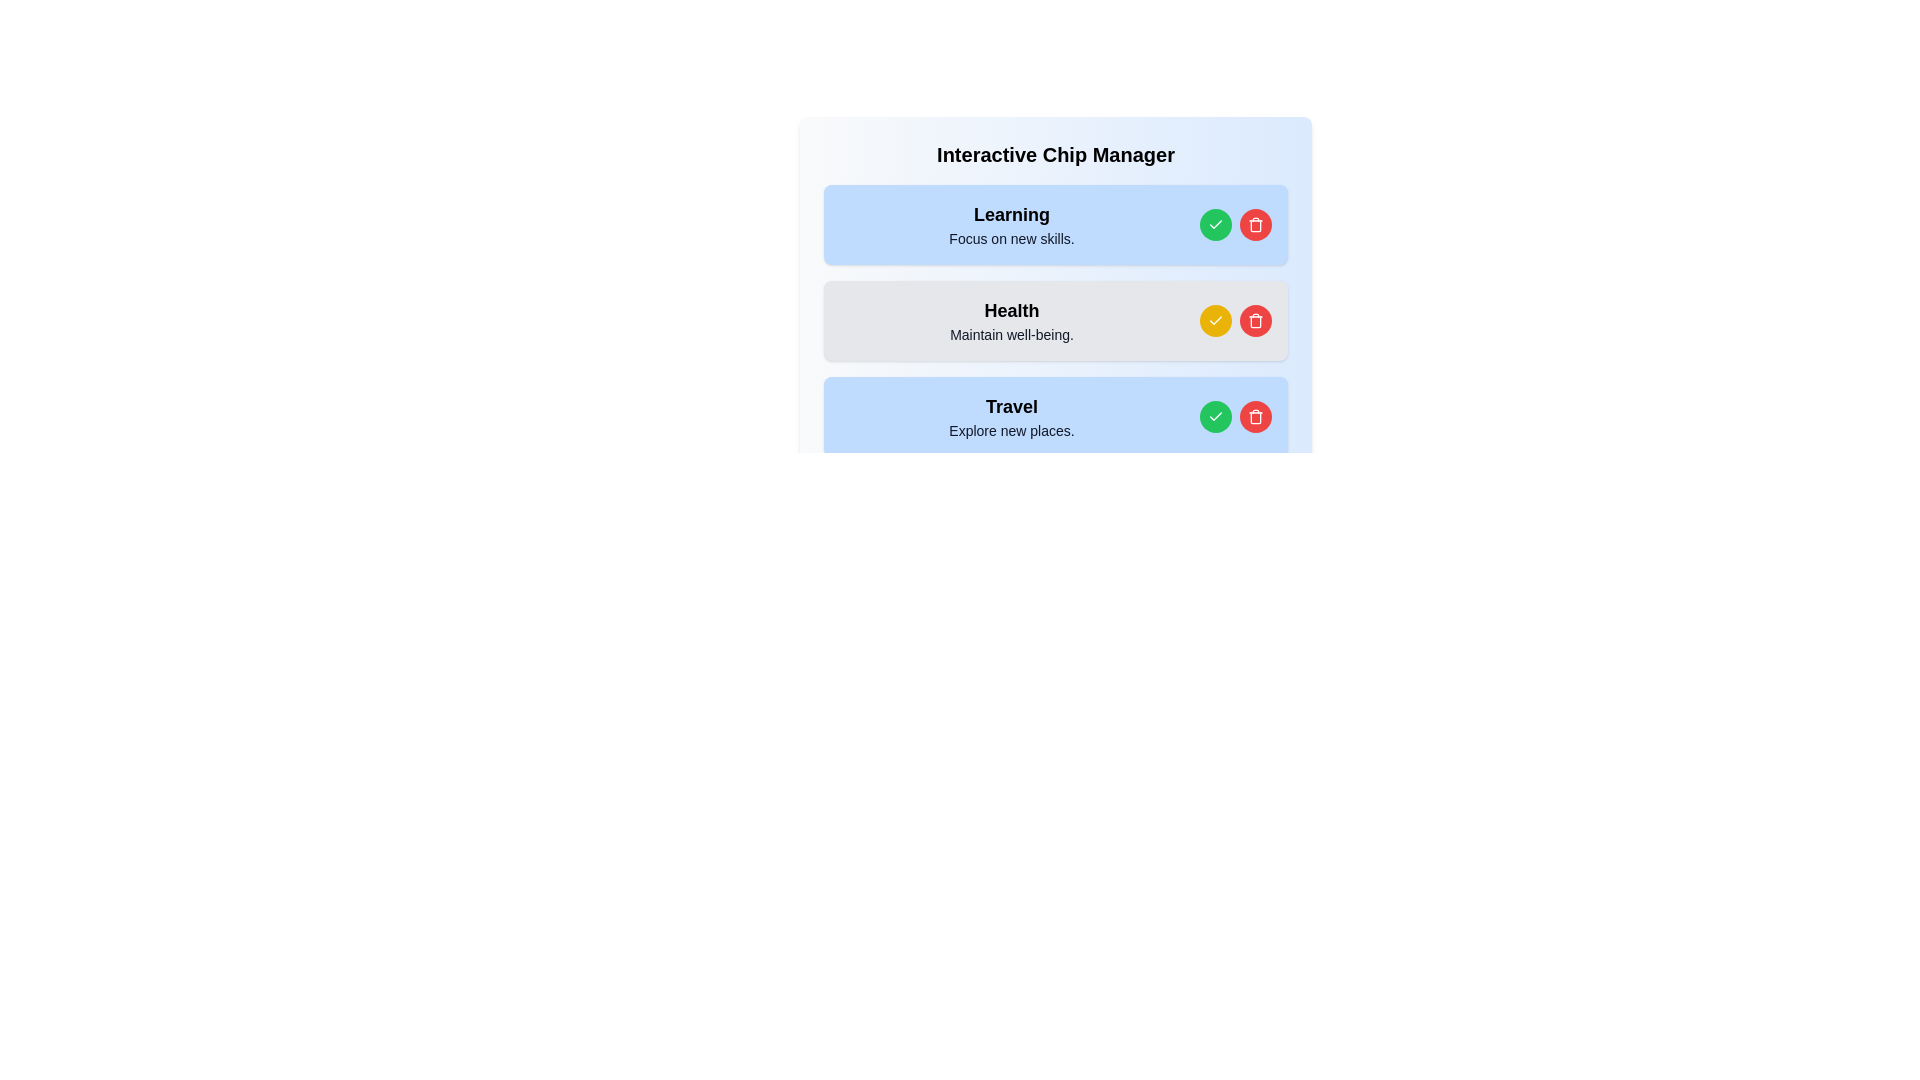 This screenshot has height=1080, width=1920. I want to click on delete button for the chip labeled Learning, so click(1255, 224).